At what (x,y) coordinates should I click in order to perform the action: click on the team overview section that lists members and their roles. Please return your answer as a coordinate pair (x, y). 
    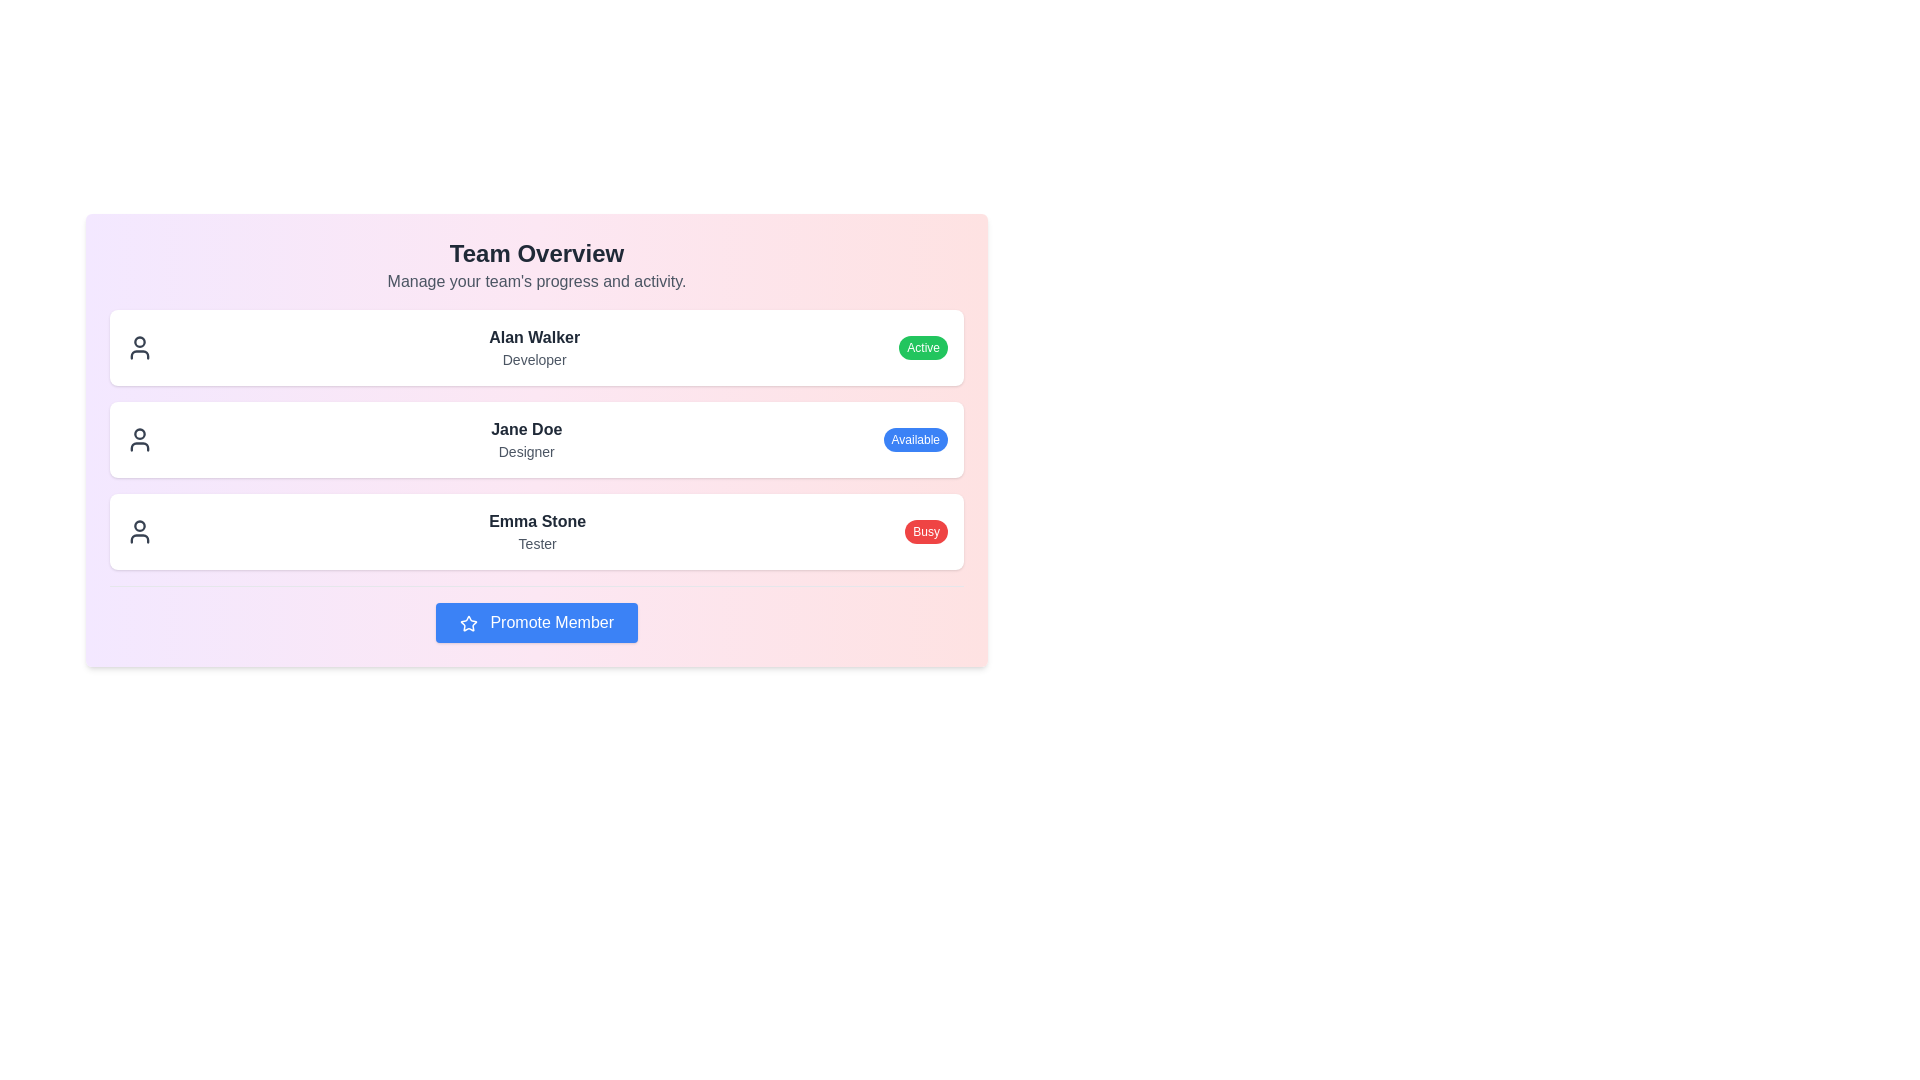
    Looking at the image, I should click on (537, 438).